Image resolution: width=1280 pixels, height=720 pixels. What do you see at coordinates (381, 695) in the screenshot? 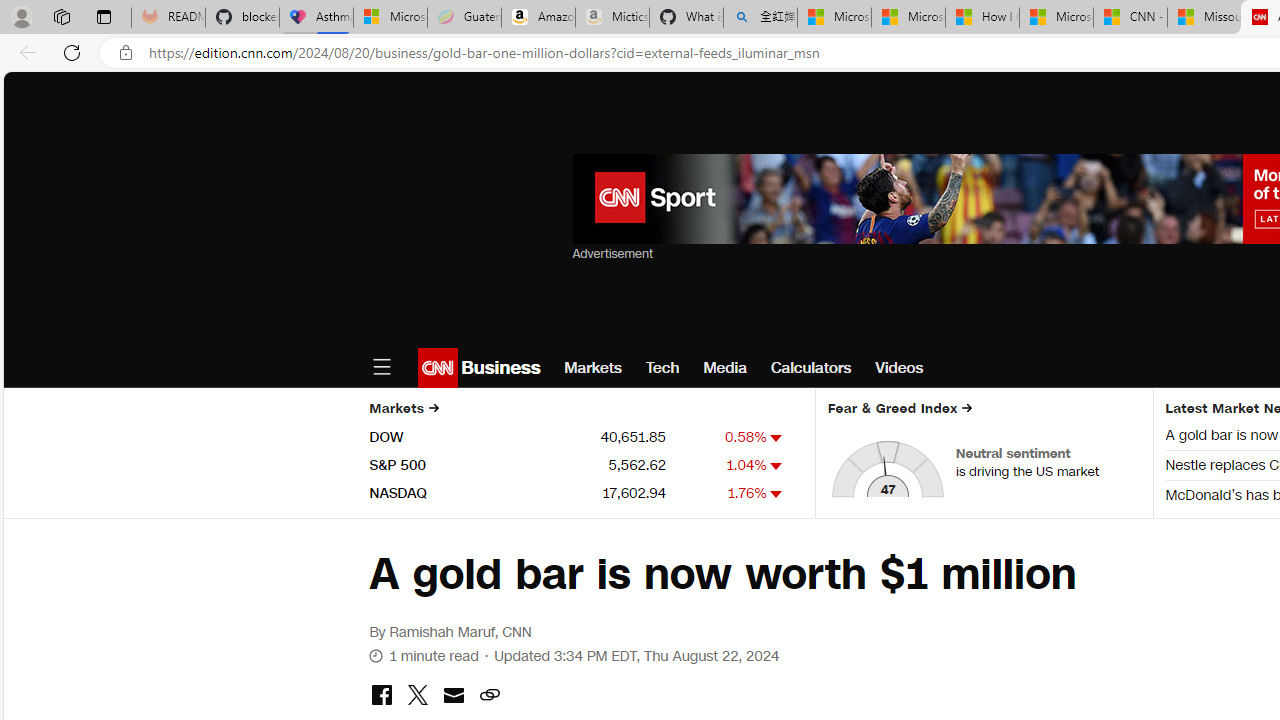
I see `'share with facebook'` at bounding box center [381, 695].